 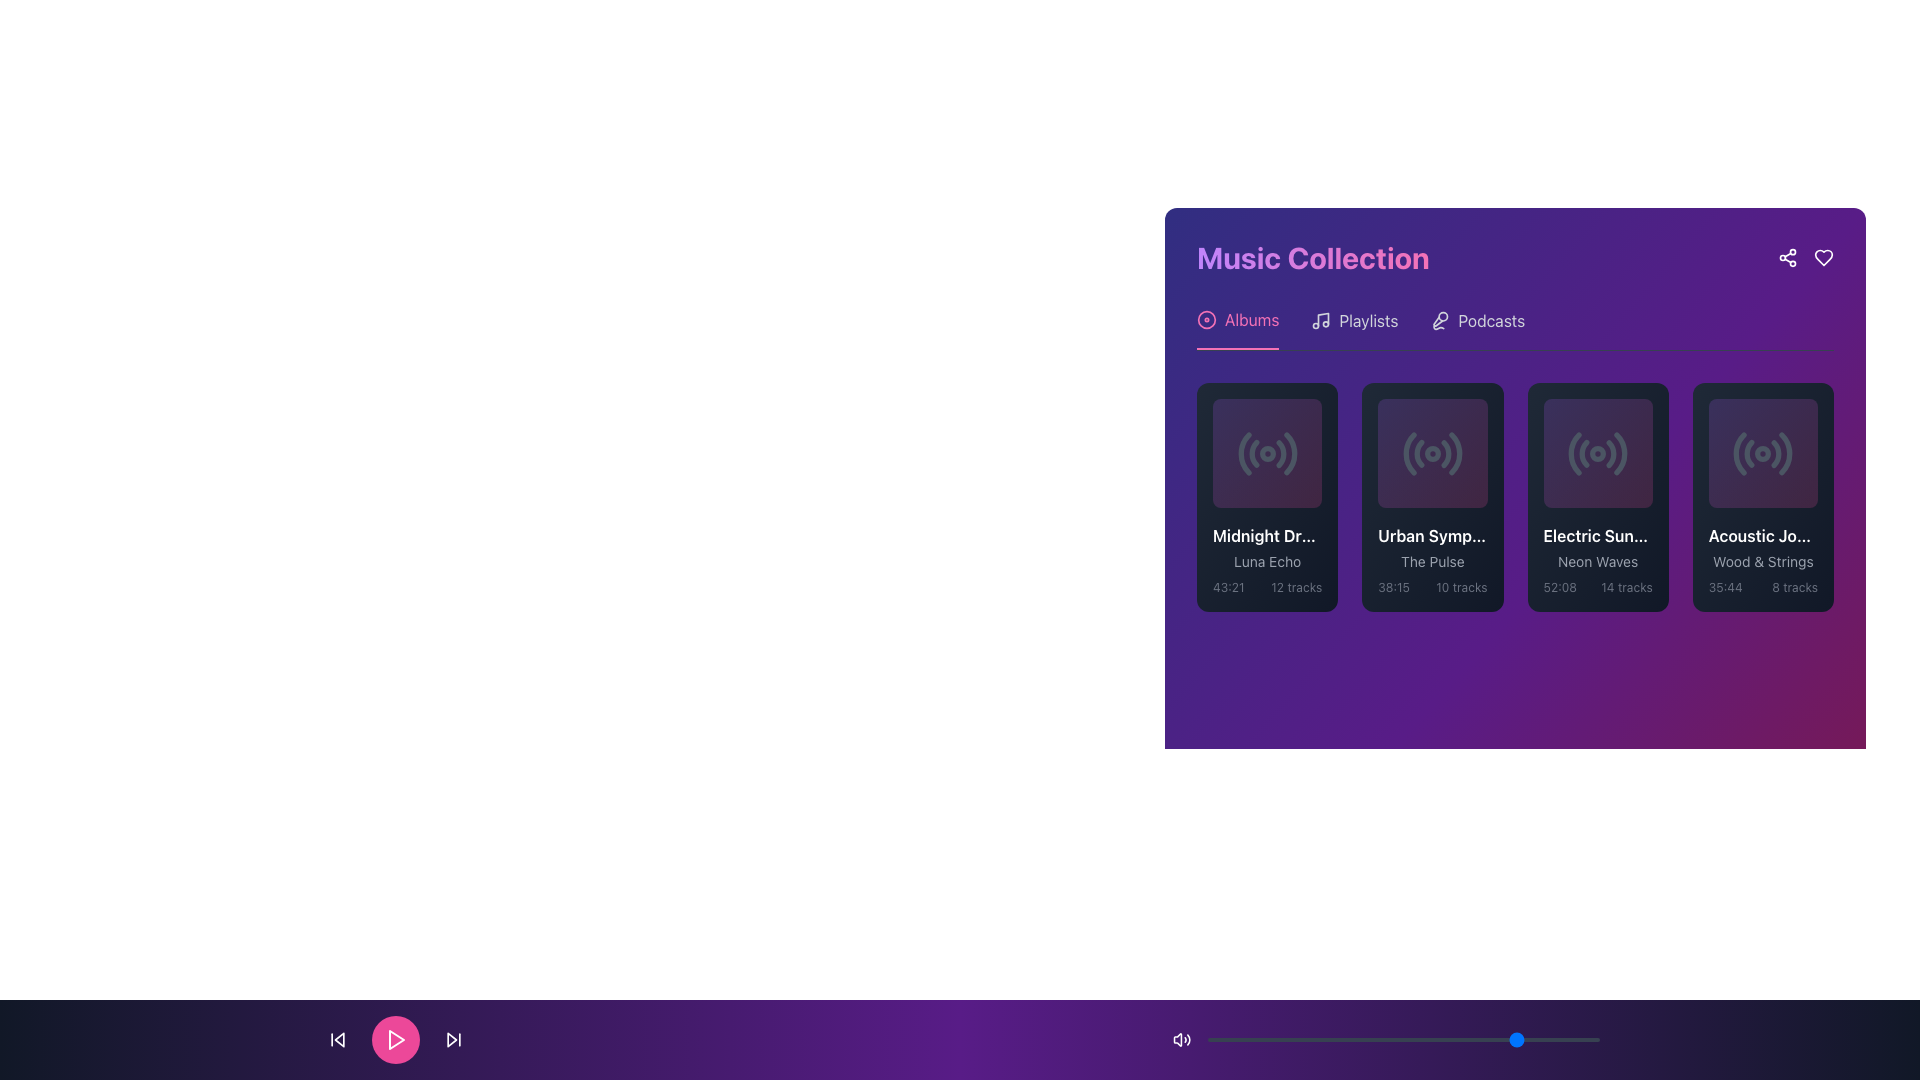 I want to click on the slider value, so click(x=1490, y=1039).